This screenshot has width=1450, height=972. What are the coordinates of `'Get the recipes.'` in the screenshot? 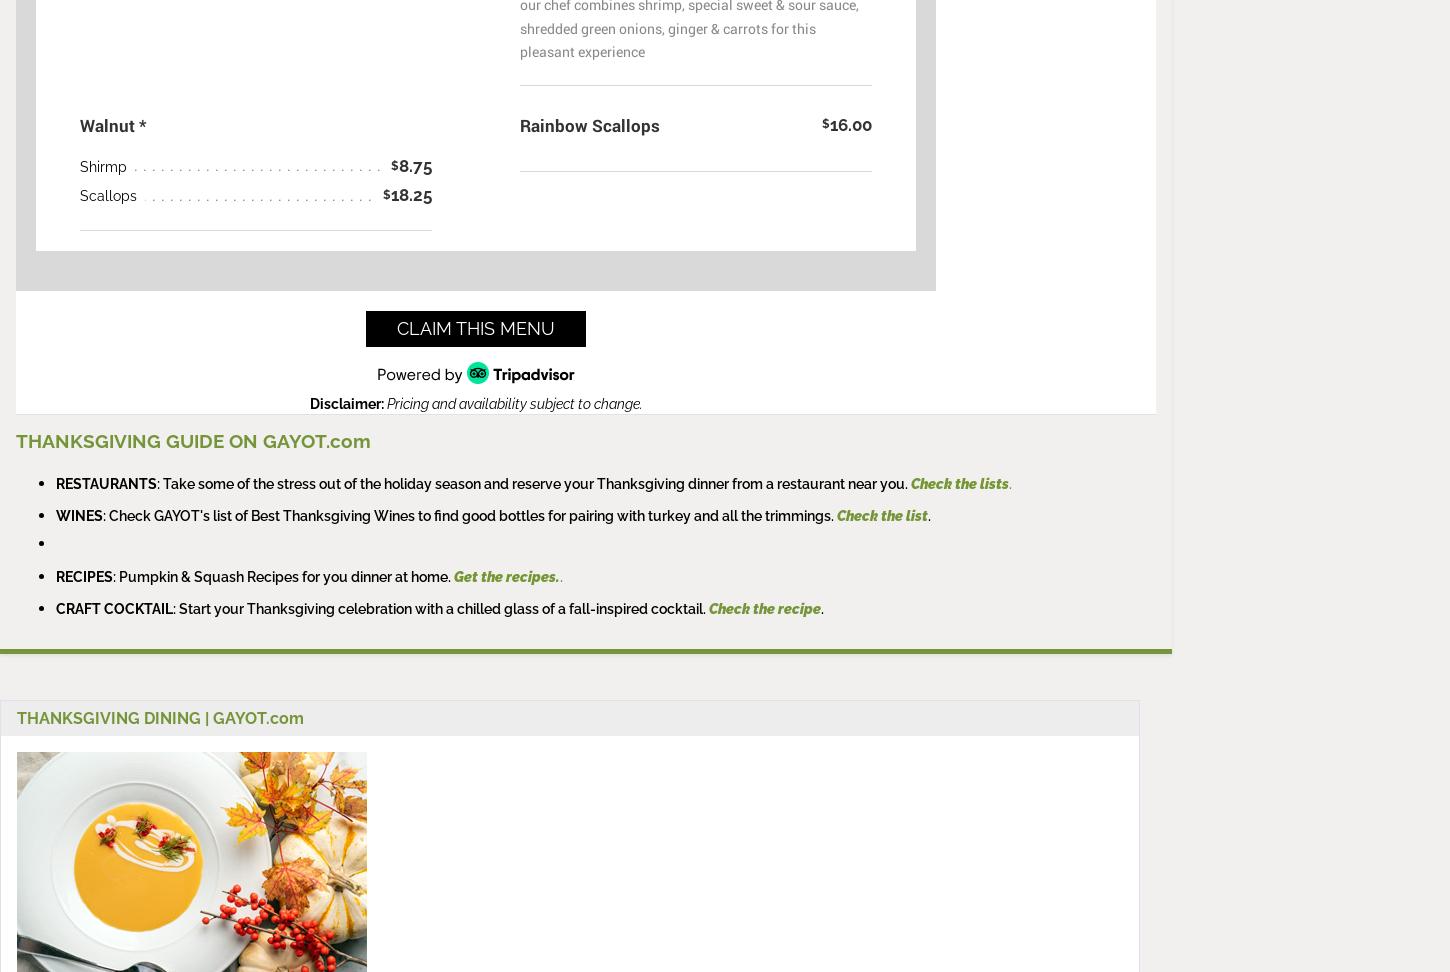 It's located at (507, 575).